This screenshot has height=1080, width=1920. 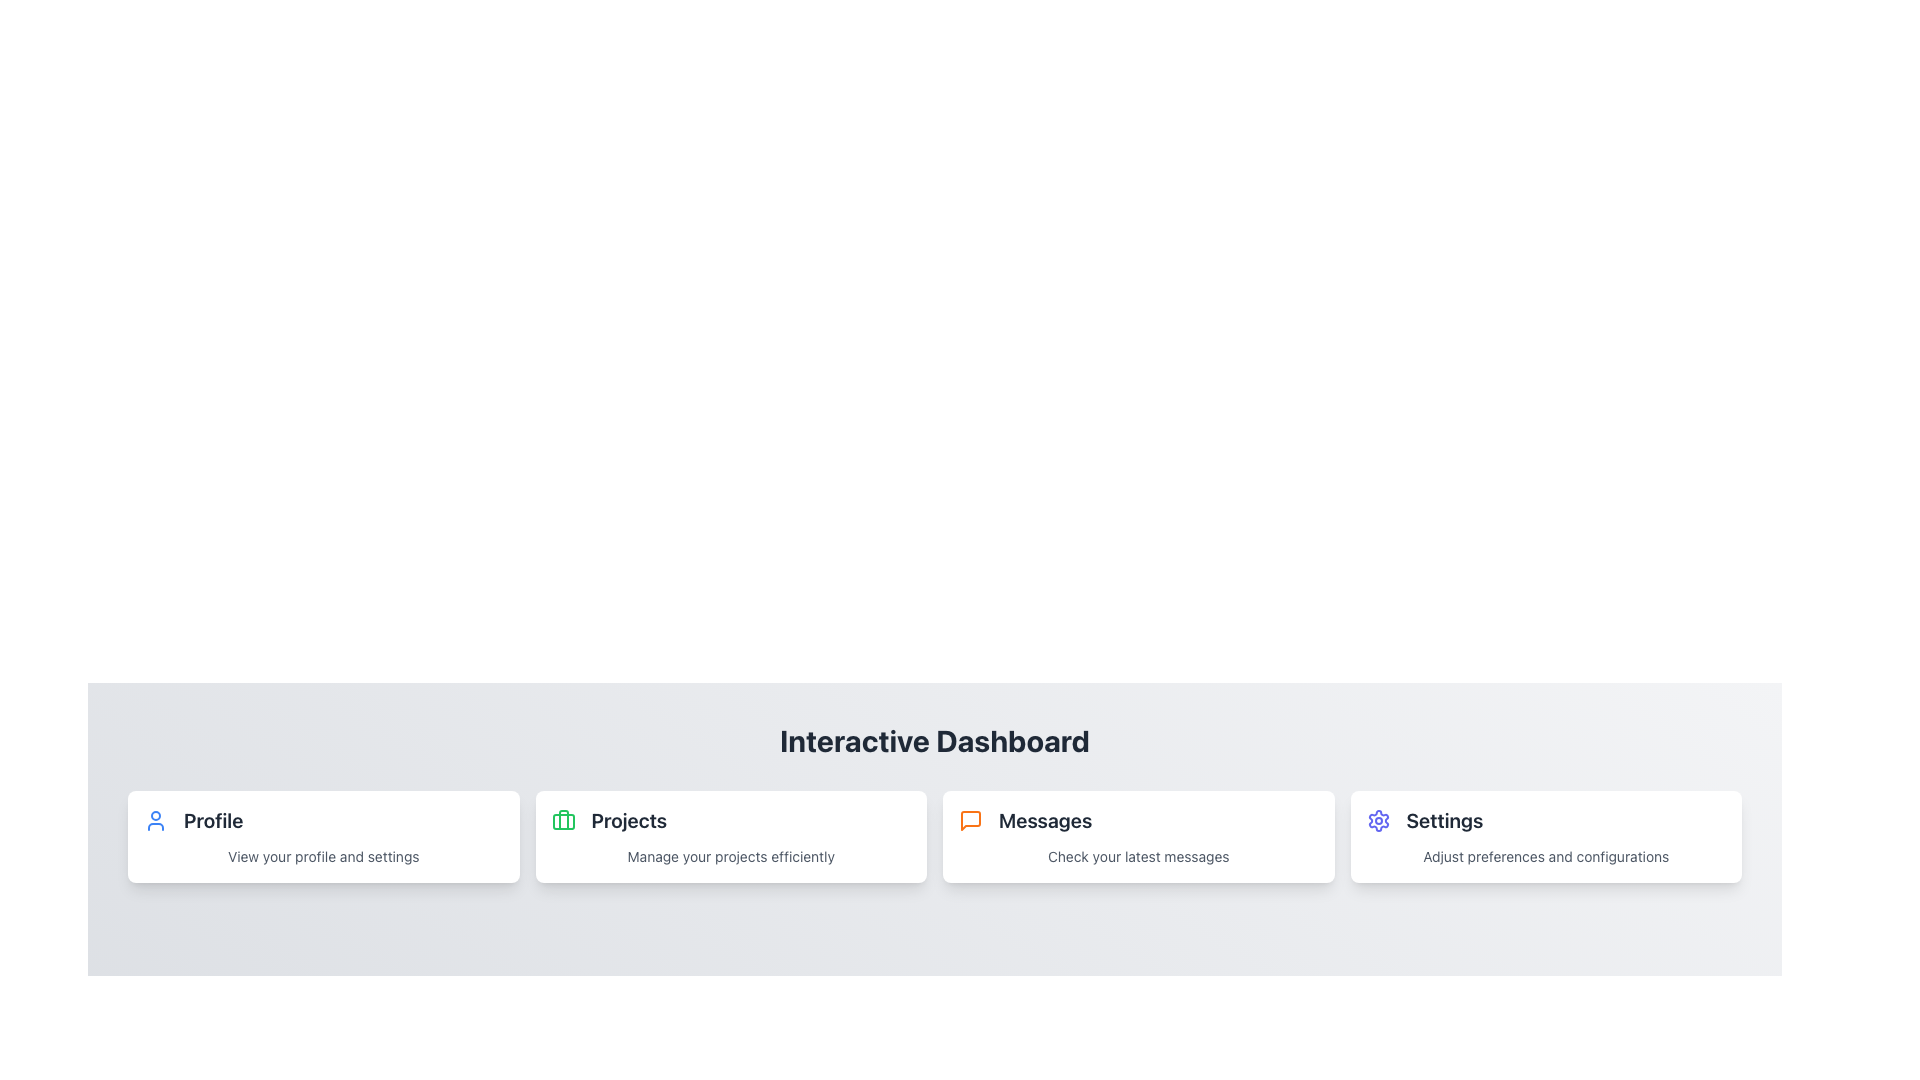 What do you see at coordinates (562, 820) in the screenshot?
I see `vertical line segment that is part of the briefcase icon located above the 'Projects' card in the interactive dashboard using the browser developer tools` at bounding box center [562, 820].